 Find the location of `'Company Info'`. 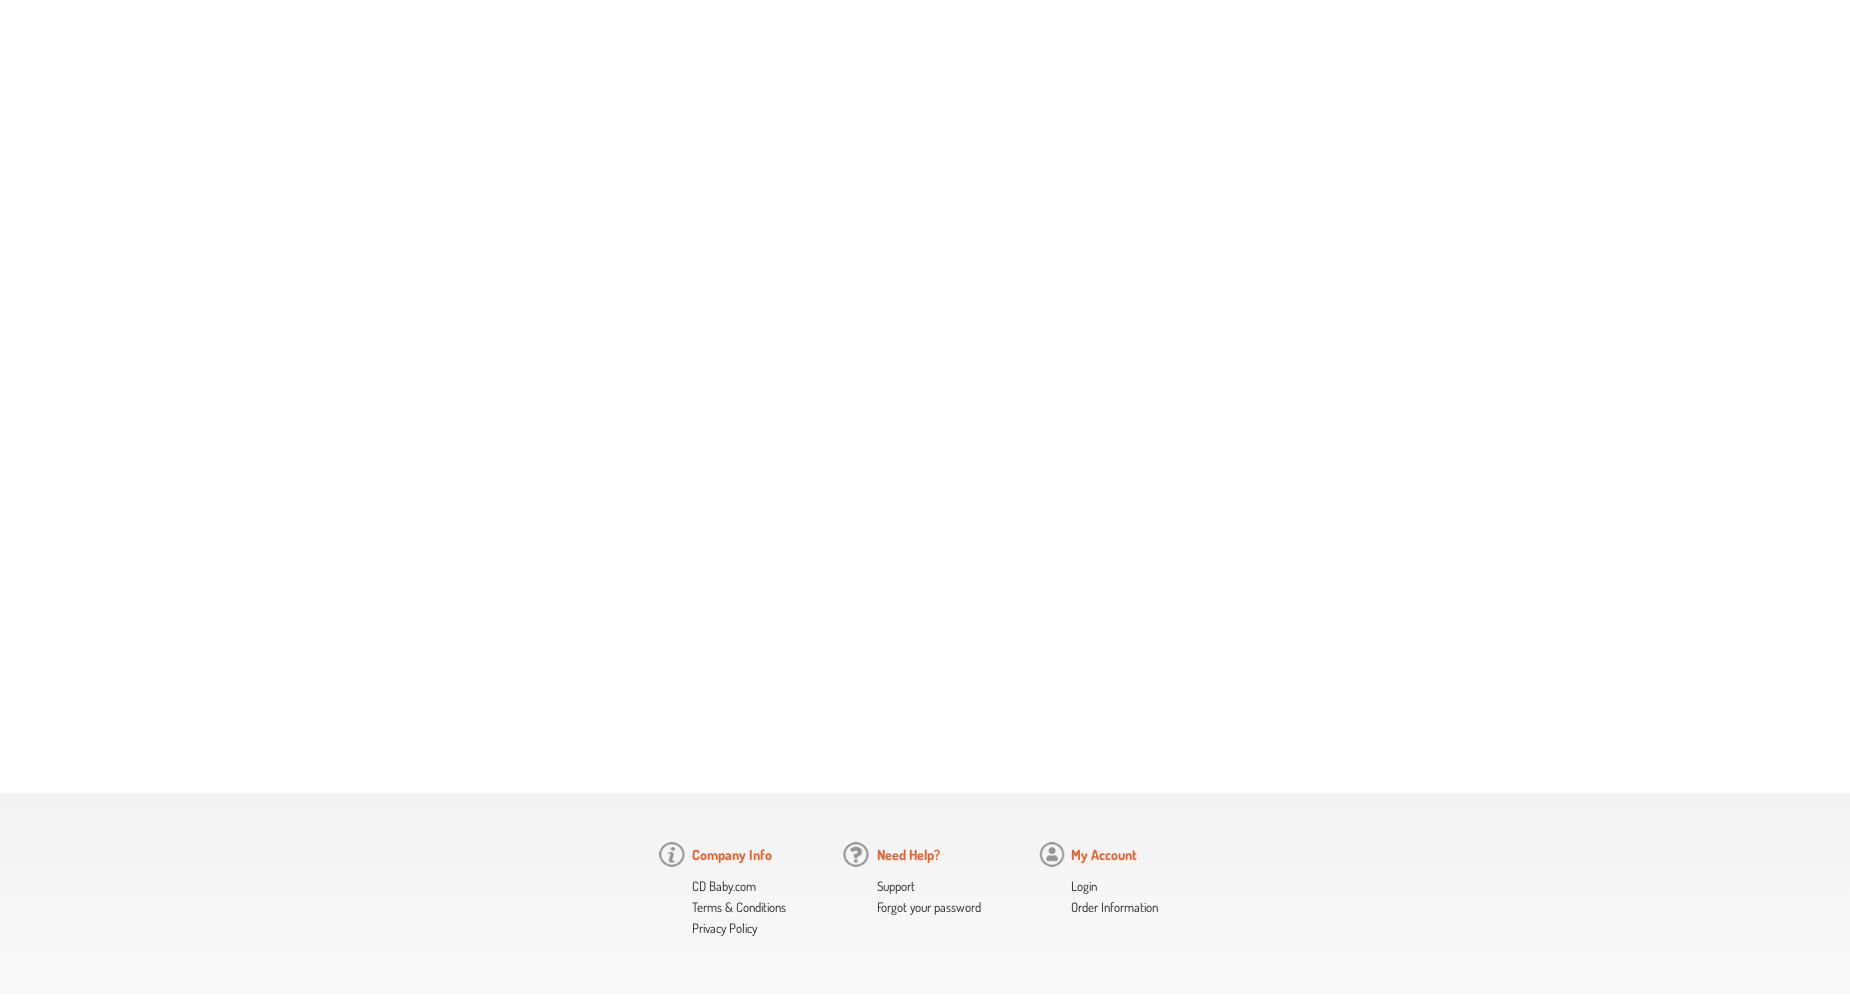

'Company Info' is located at coordinates (732, 853).